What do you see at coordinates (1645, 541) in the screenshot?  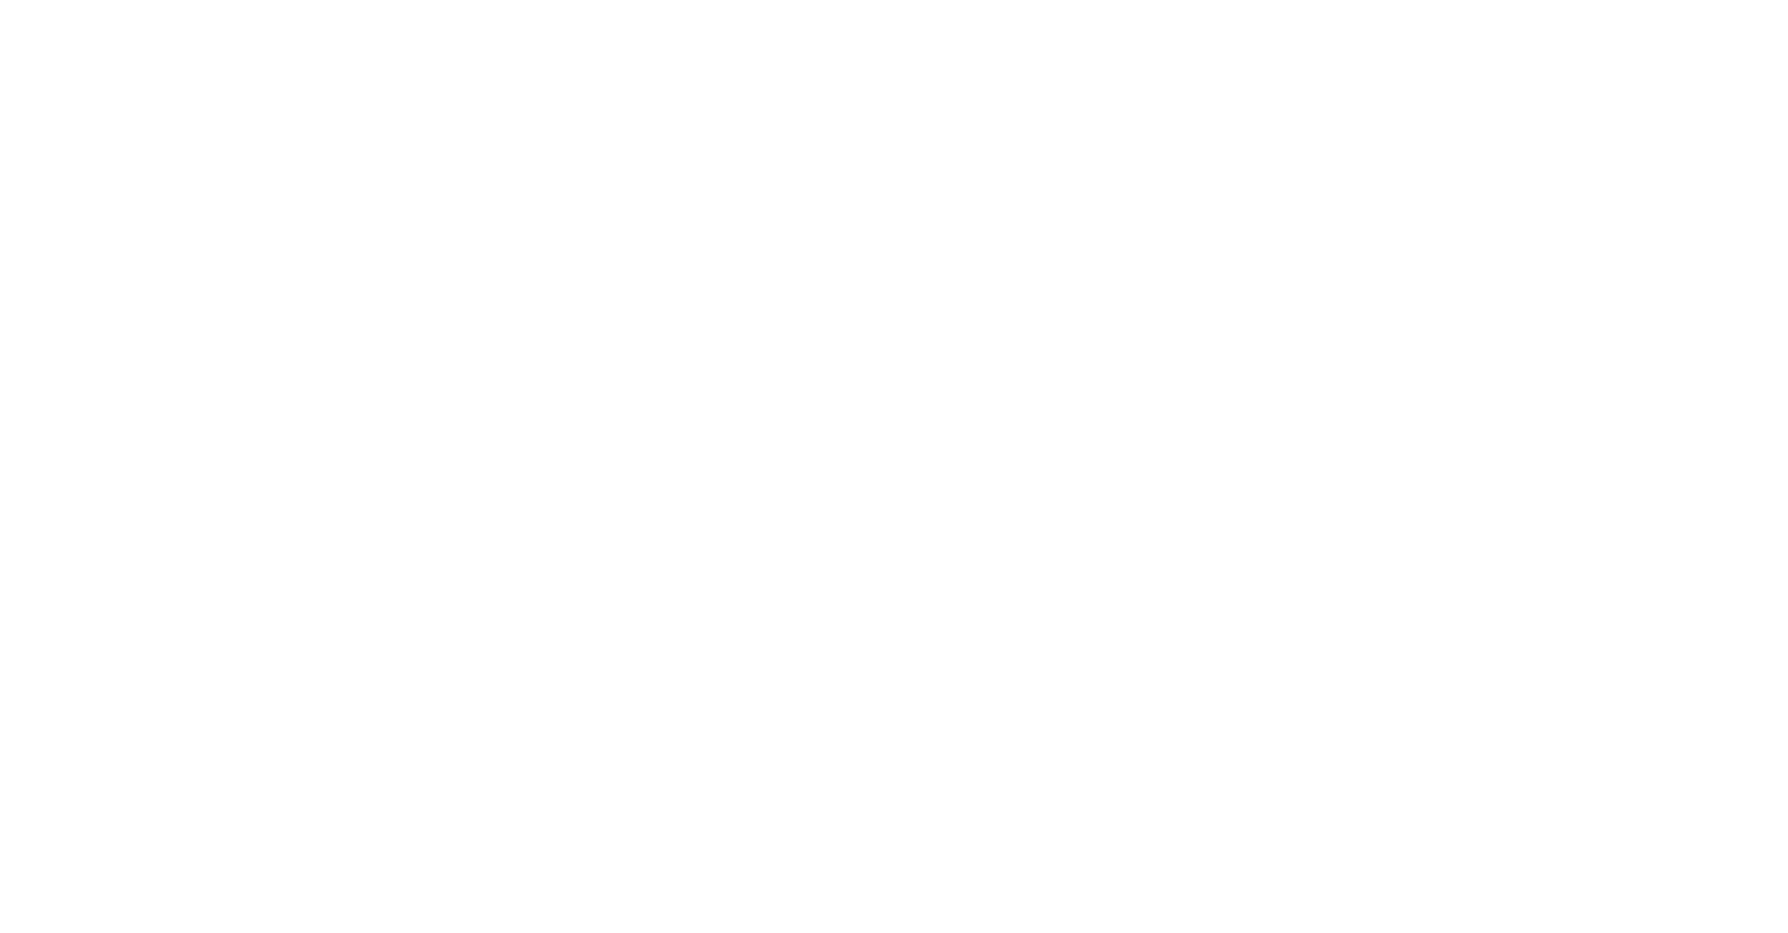 I see `'ELStAM - elektronische Lohnsteuerkarte'` at bounding box center [1645, 541].